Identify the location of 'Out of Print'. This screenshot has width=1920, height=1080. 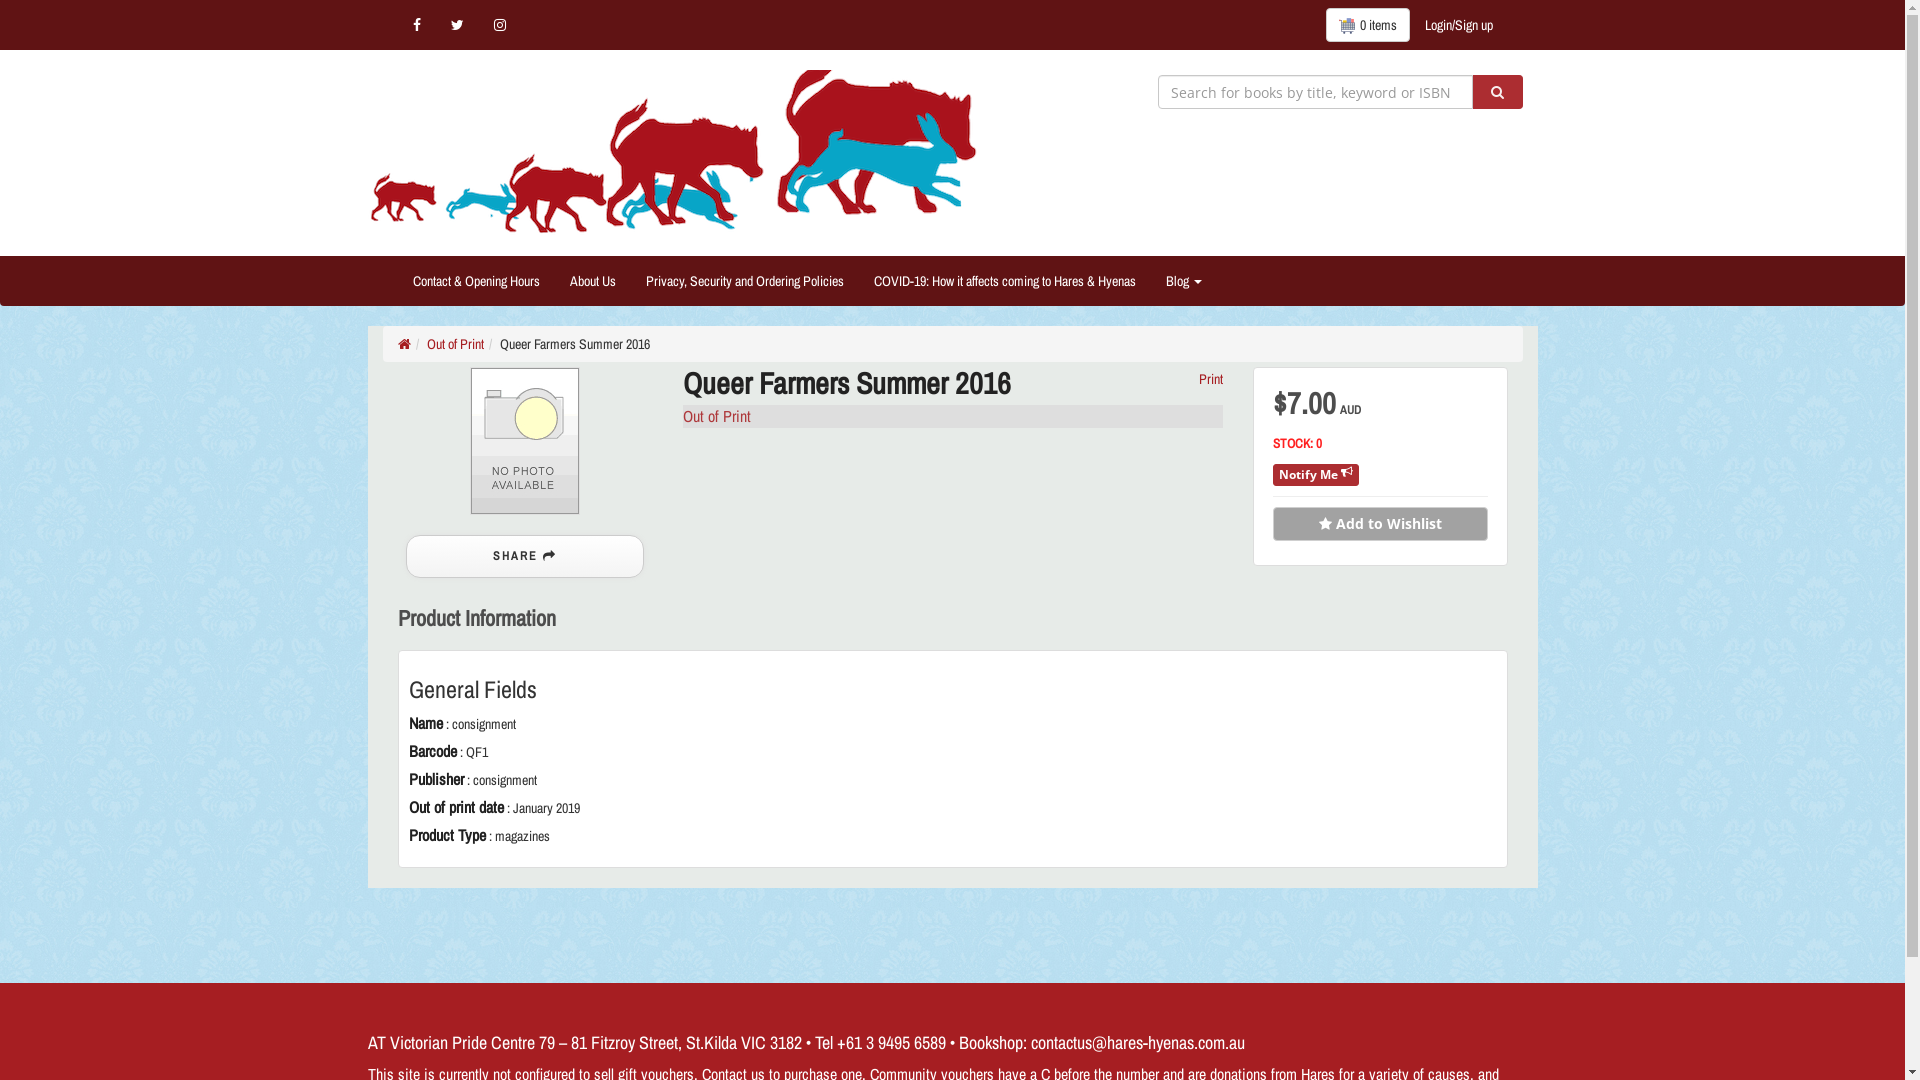
(453, 342).